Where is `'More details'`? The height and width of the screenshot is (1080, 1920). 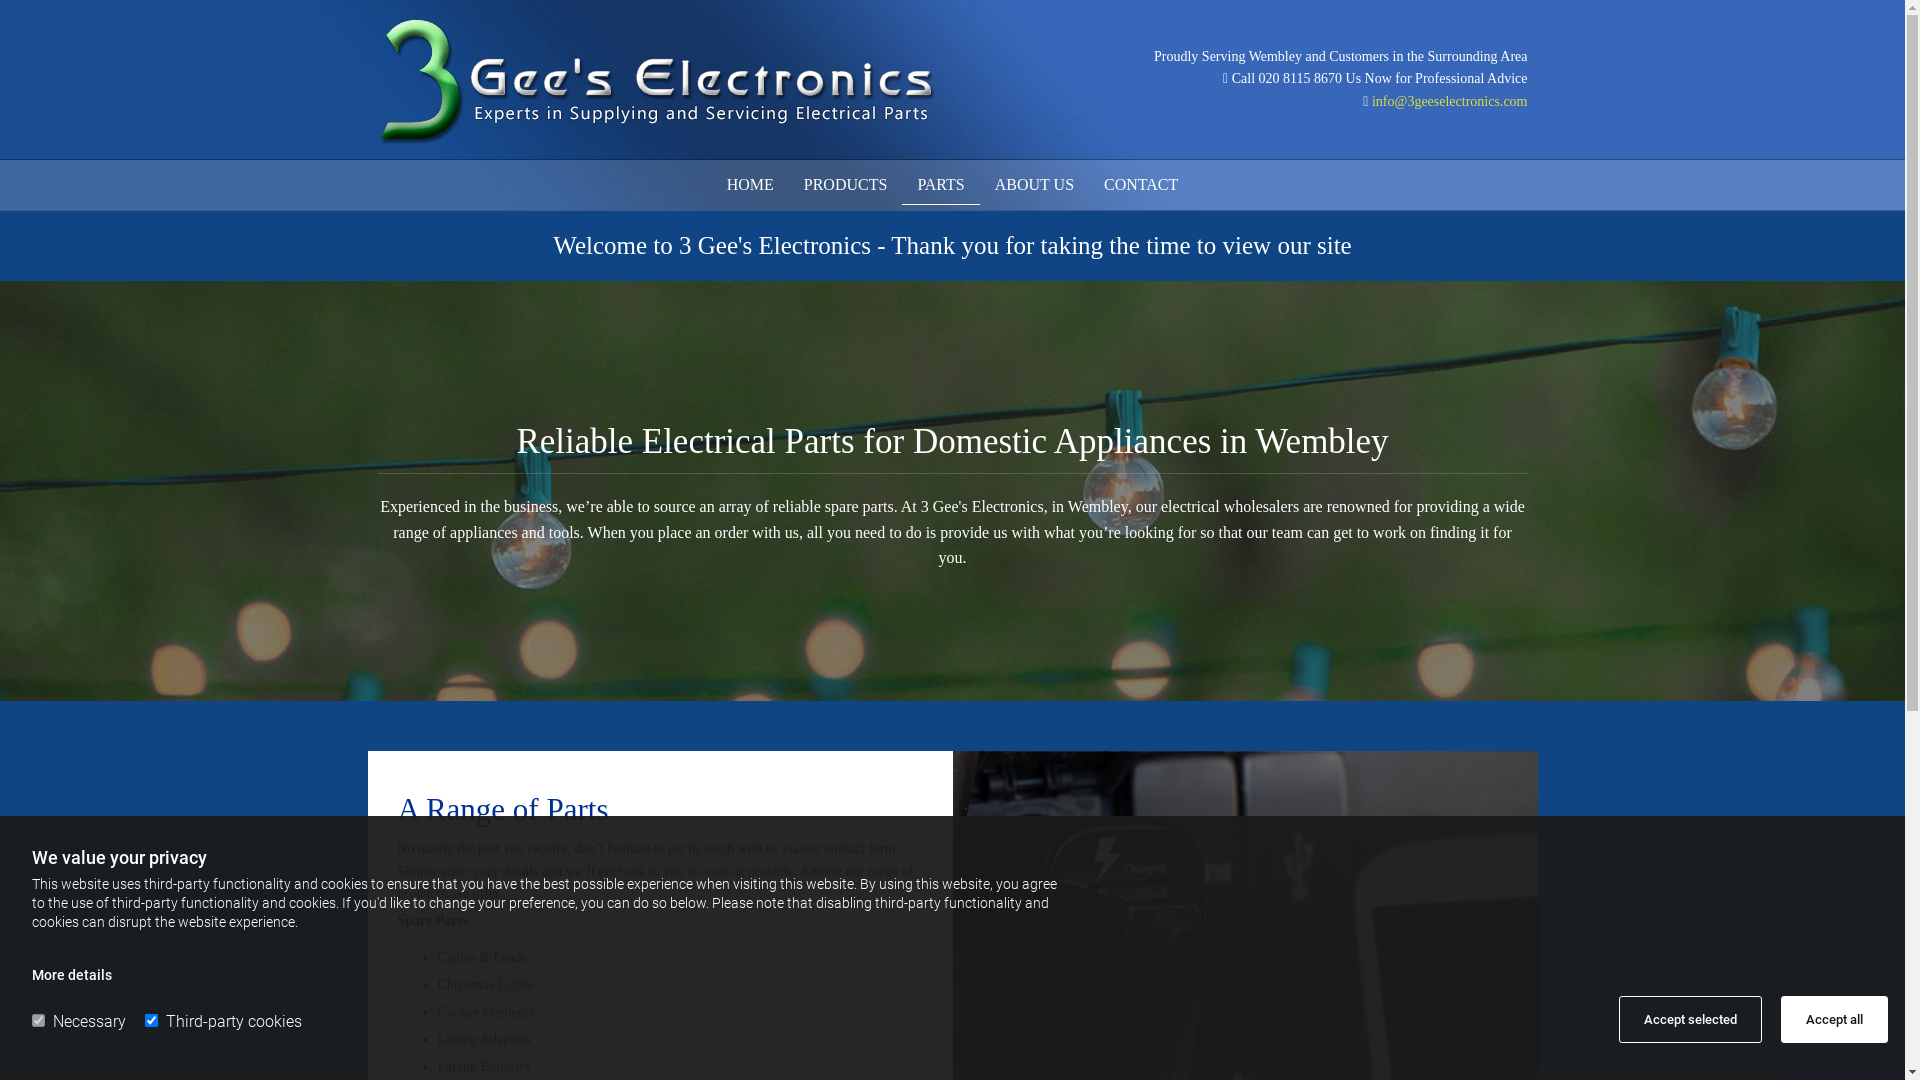
'More details' is located at coordinates (72, 974).